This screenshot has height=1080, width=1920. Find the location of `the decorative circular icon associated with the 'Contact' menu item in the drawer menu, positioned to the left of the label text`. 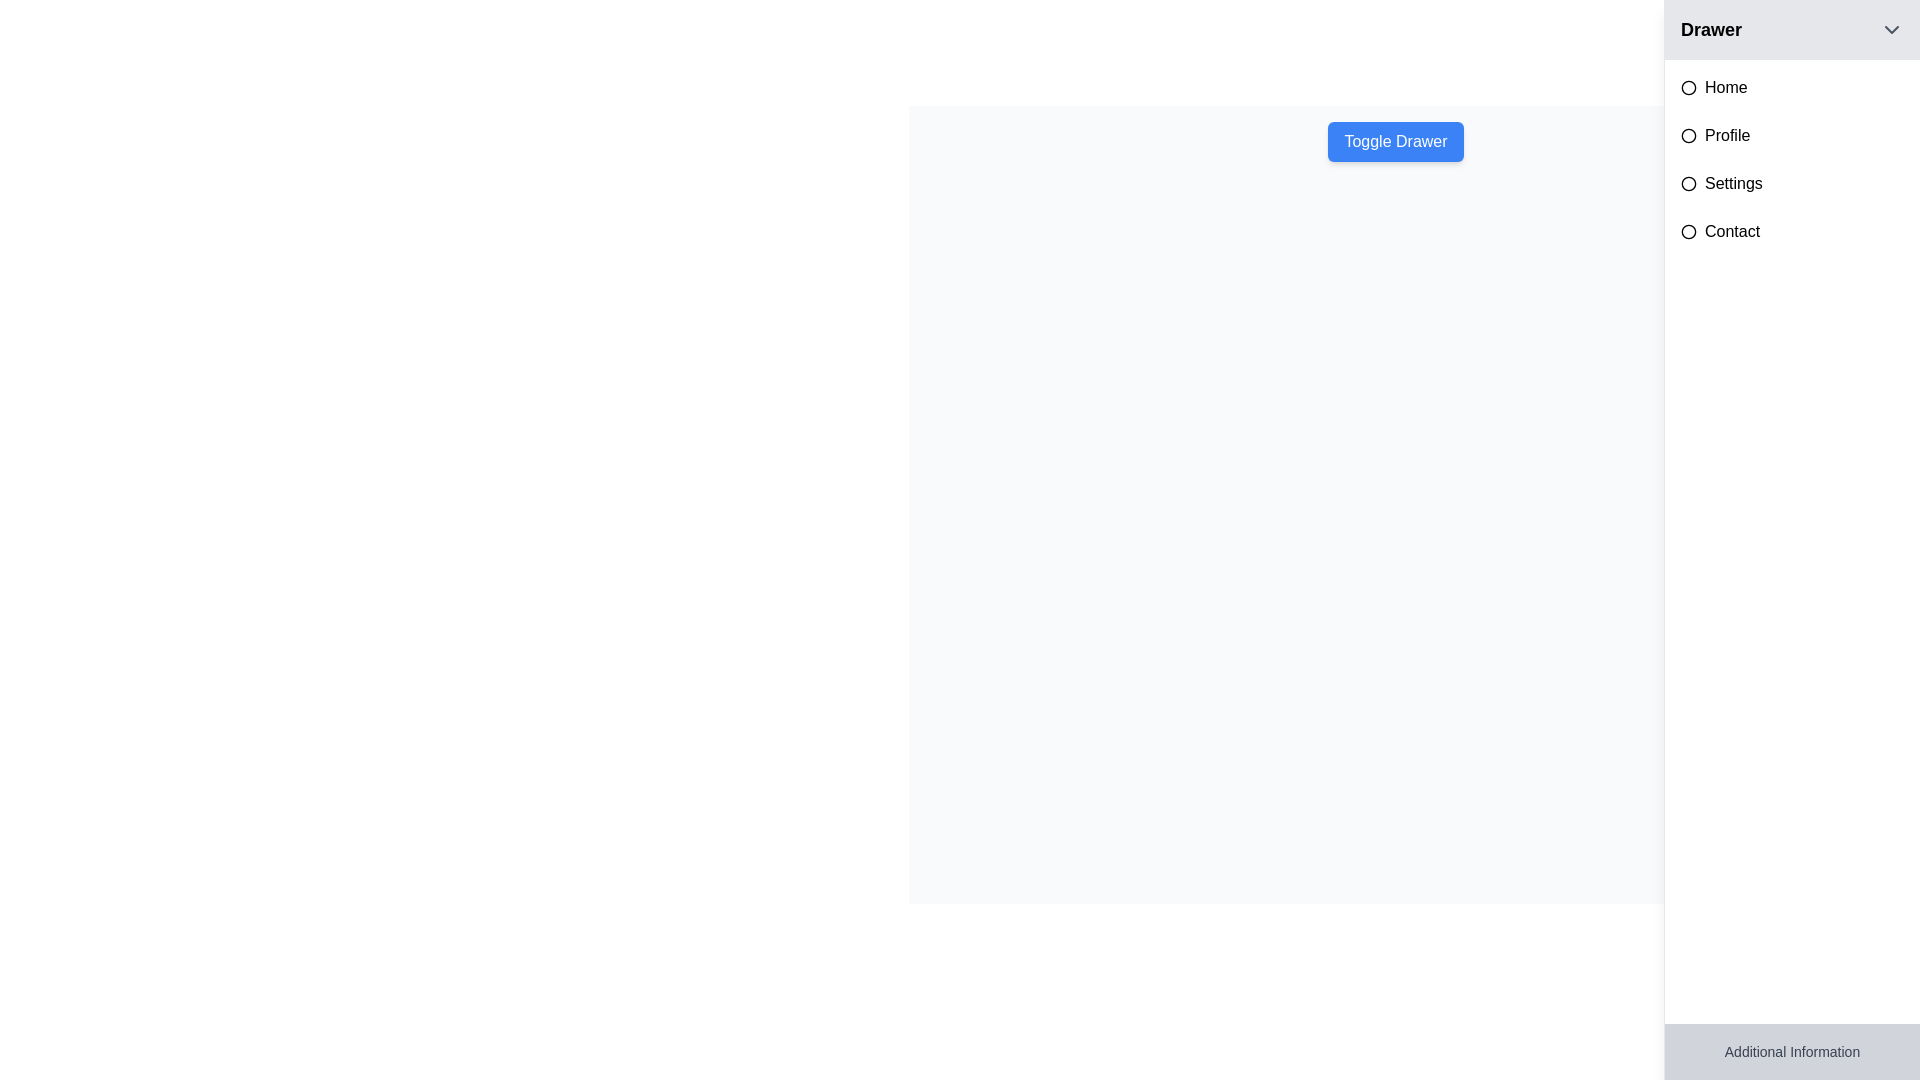

the decorative circular icon associated with the 'Contact' menu item in the drawer menu, positioned to the left of the label text is located at coordinates (1688, 230).